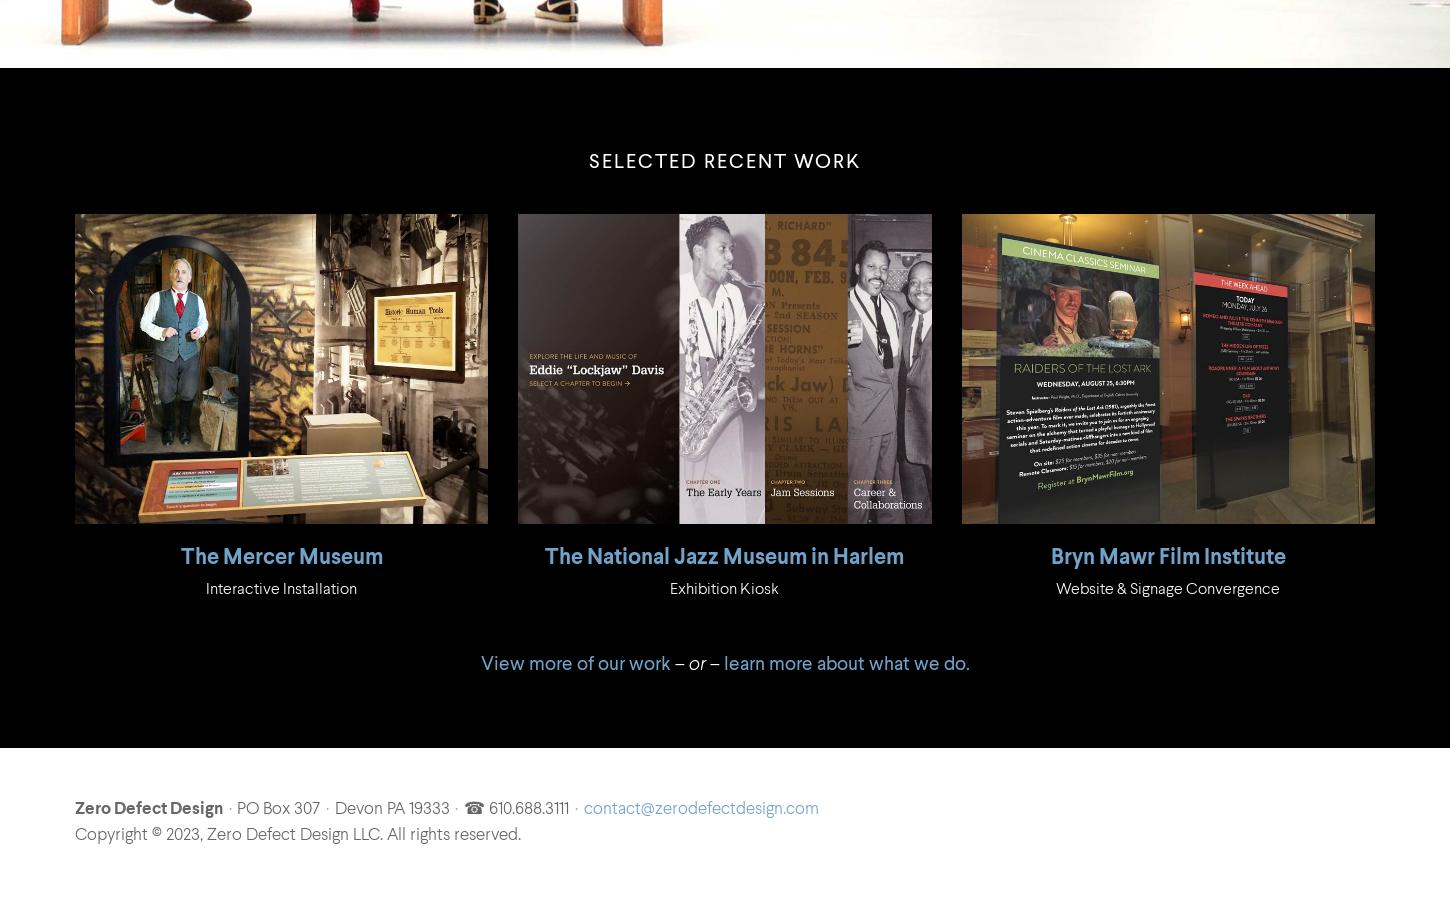 This screenshot has width=1450, height=899. I want to click on 'Copyright © 2023, Zero Defect Design LLC.', so click(229, 834).